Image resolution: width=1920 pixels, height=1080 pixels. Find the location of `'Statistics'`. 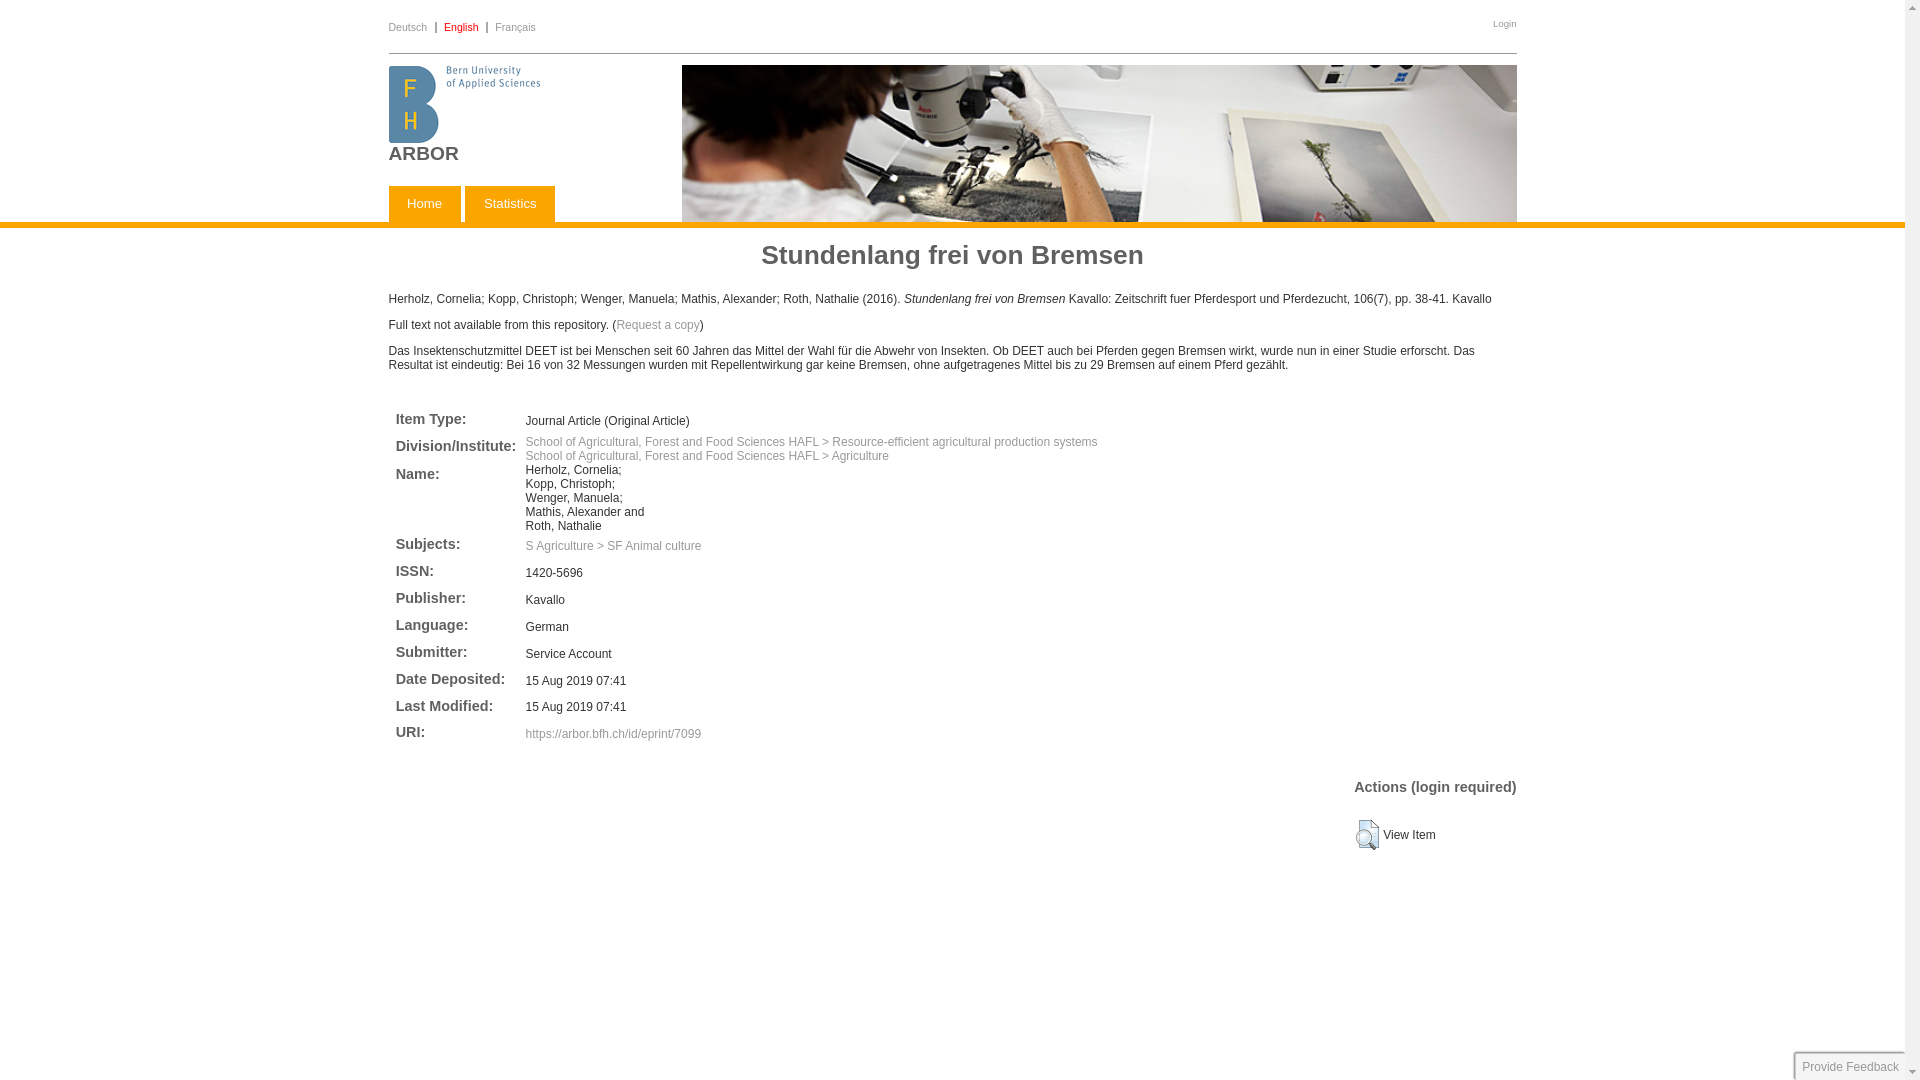

'Statistics' is located at coordinates (464, 206).